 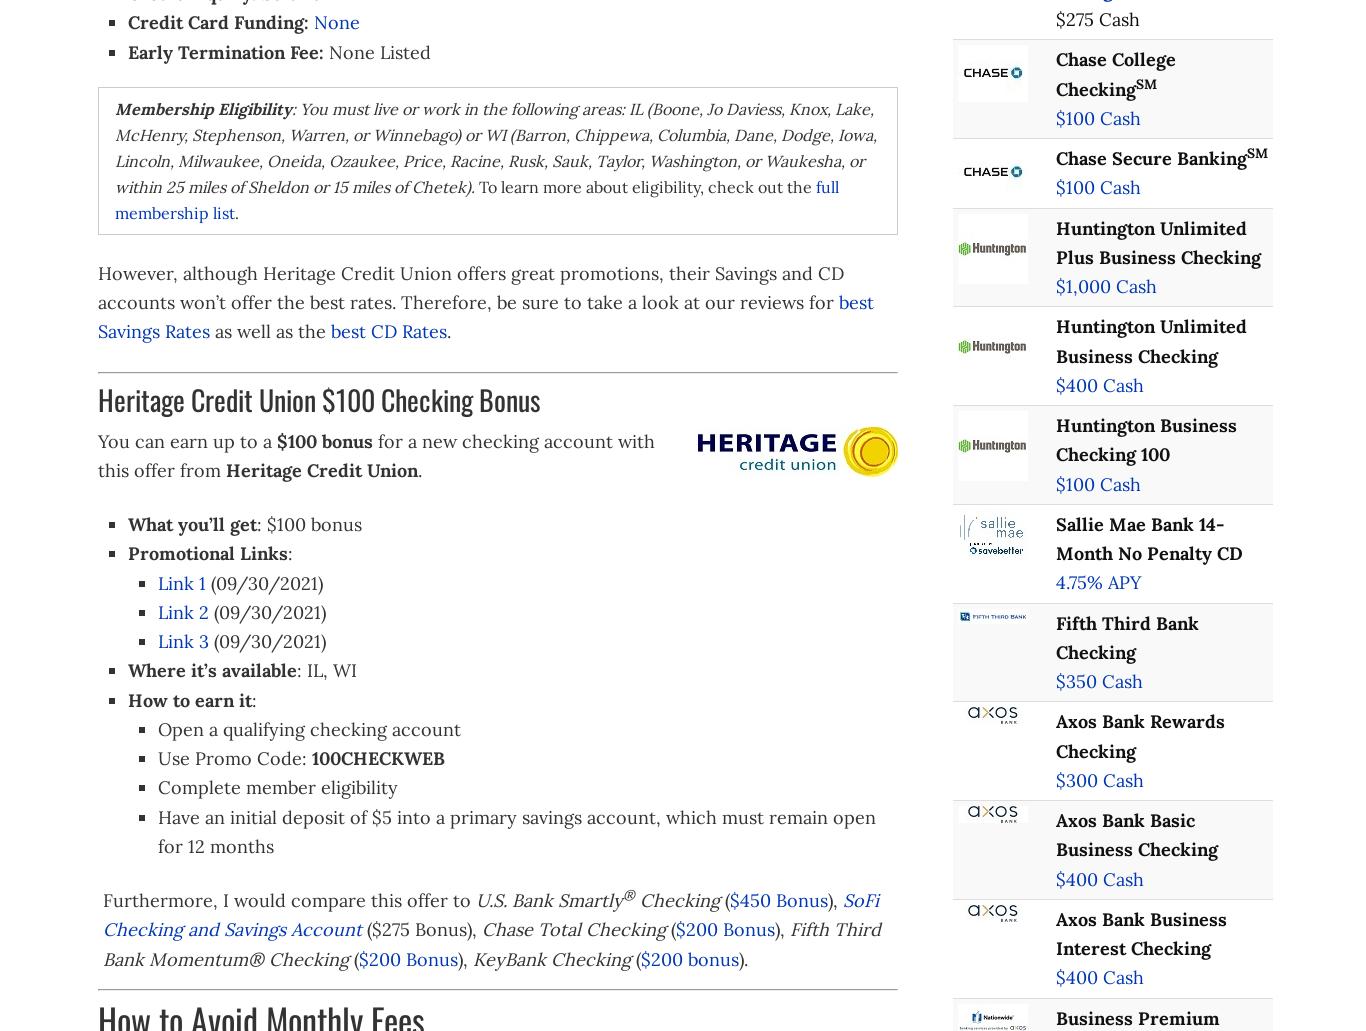 What do you see at coordinates (224, 51) in the screenshot?
I see `'Early Termination Fee:'` at bounding box center [224, 51].